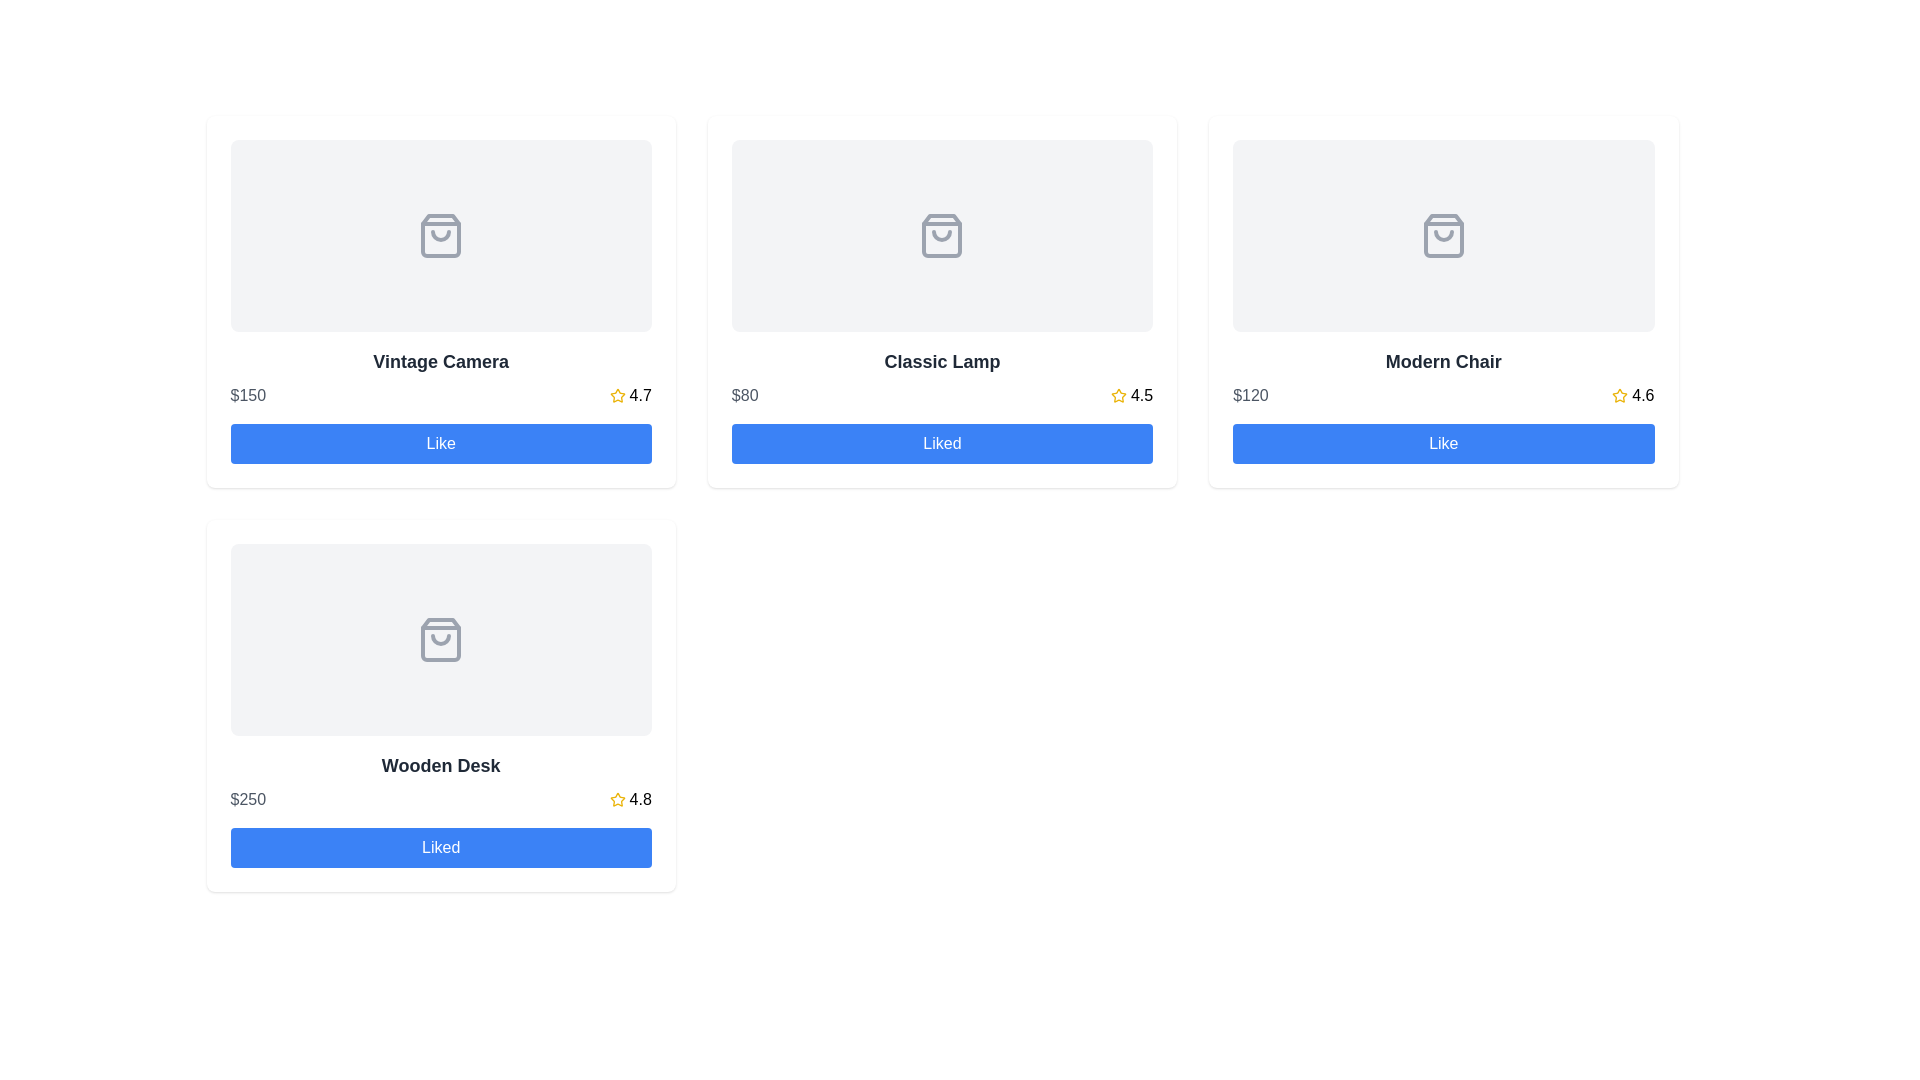  What do you see at coordinates (1132, 396) in the screenshot?
I see `the Rating Display for the 'Classic Lamp' item, which consists of a yellow star icon and the text '4.5'` at bounding box center [1132, 396].